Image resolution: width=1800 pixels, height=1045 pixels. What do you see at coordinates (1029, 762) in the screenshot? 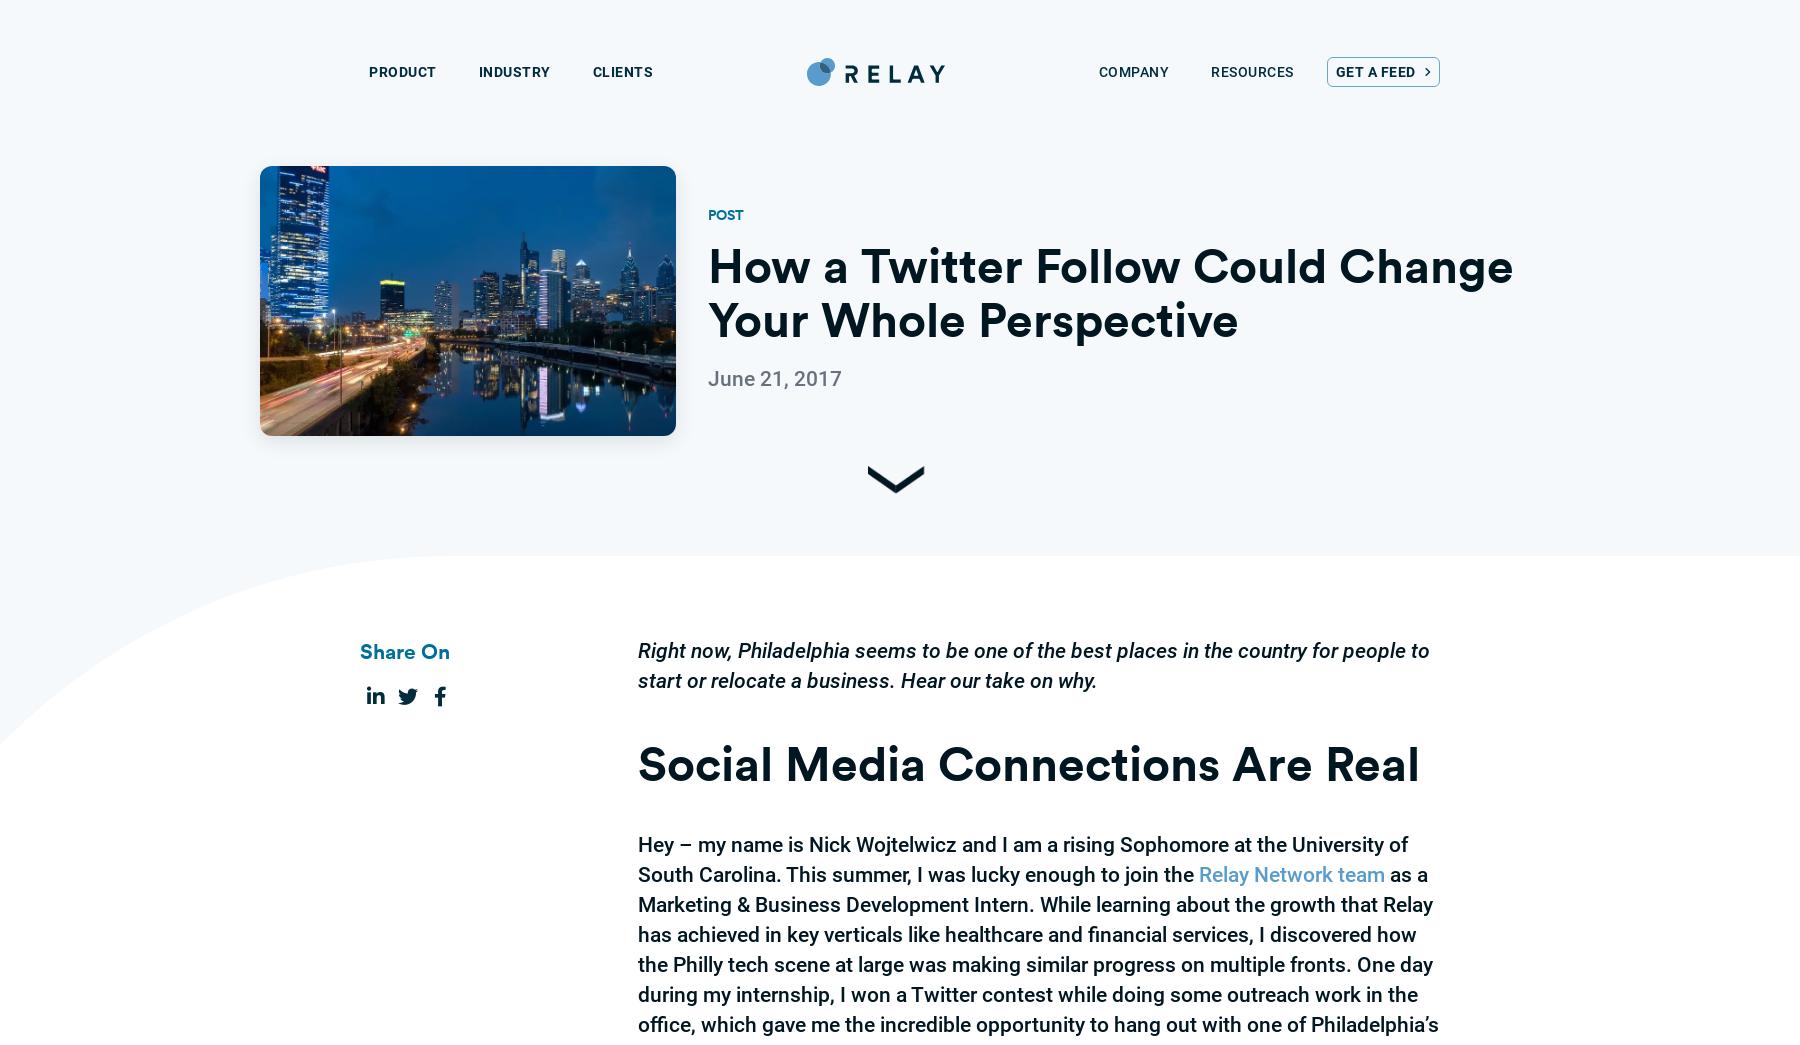
I see `'Social Media Connections Are Real'` at bounding box center [1029, 762].